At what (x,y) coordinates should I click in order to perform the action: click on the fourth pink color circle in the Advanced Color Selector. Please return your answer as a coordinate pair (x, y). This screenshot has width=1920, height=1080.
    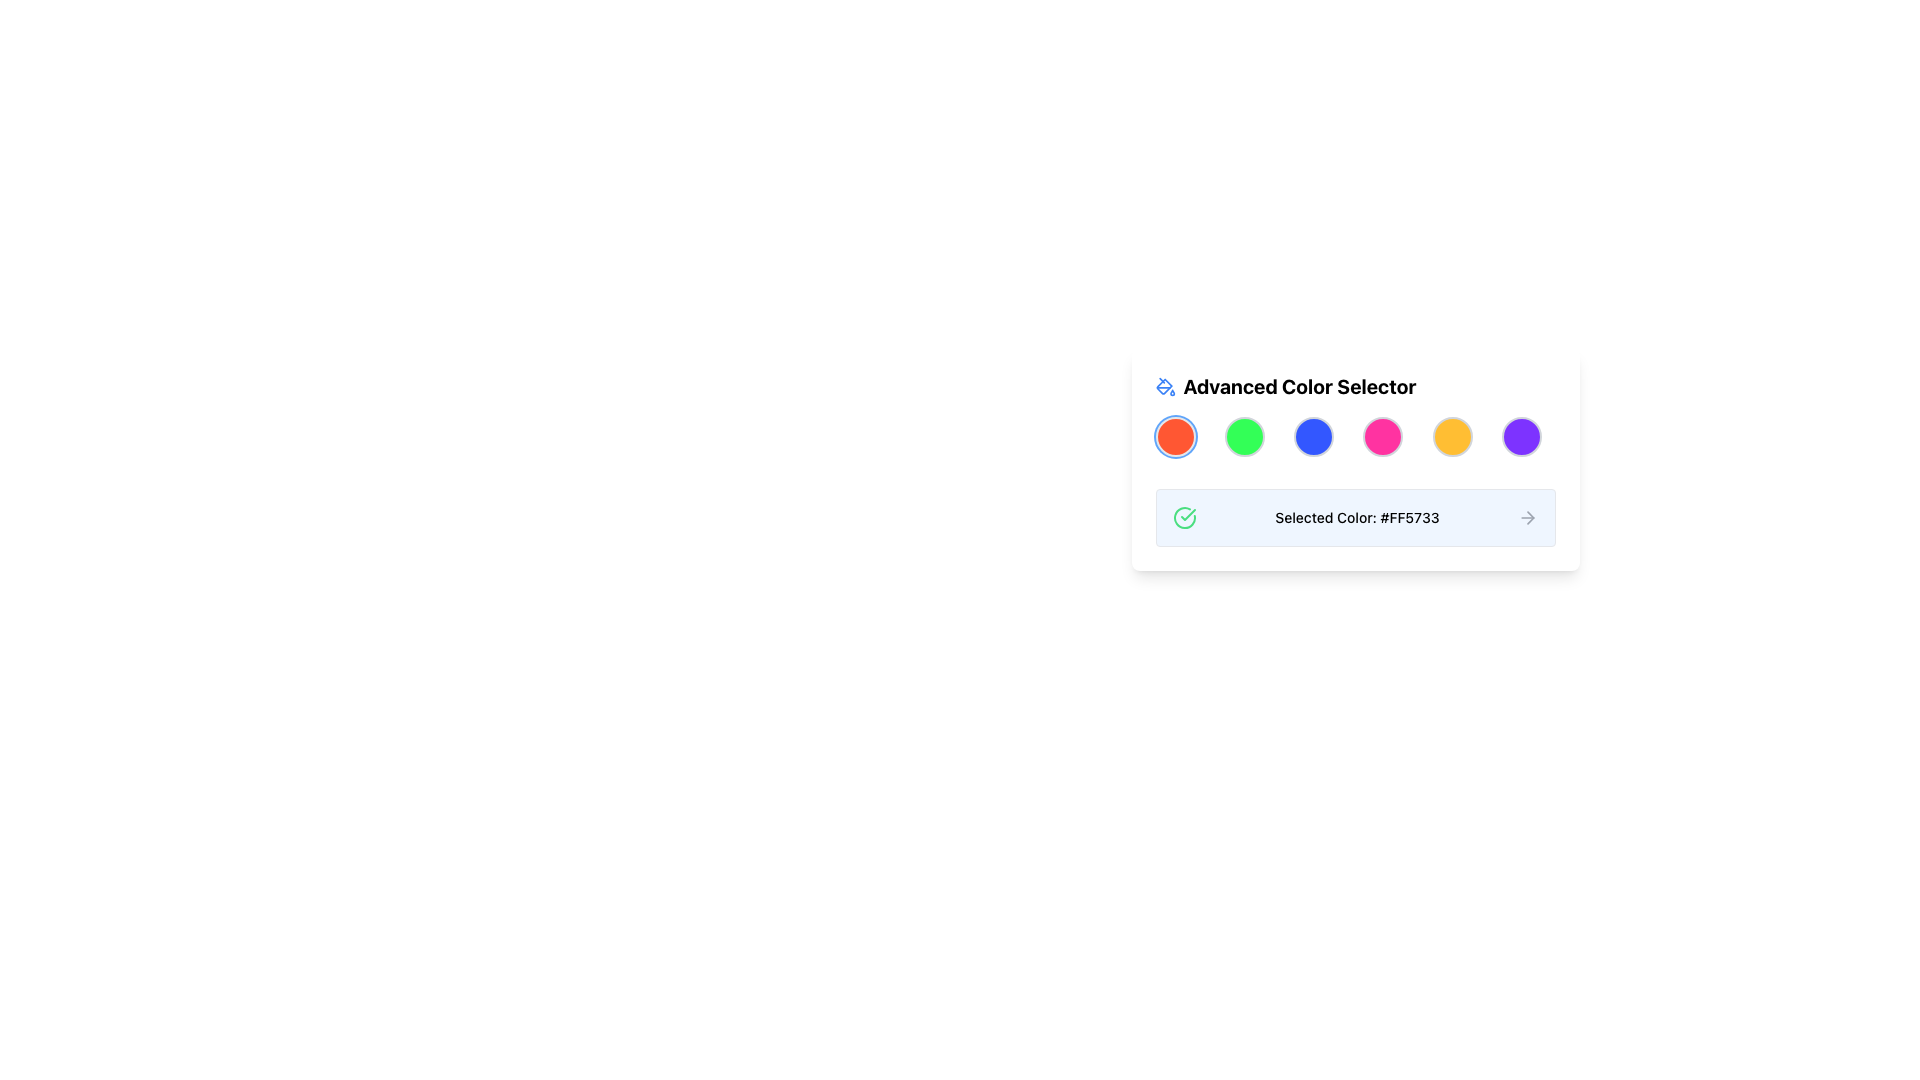
    Looking at the image, I should click on (1382, 435).